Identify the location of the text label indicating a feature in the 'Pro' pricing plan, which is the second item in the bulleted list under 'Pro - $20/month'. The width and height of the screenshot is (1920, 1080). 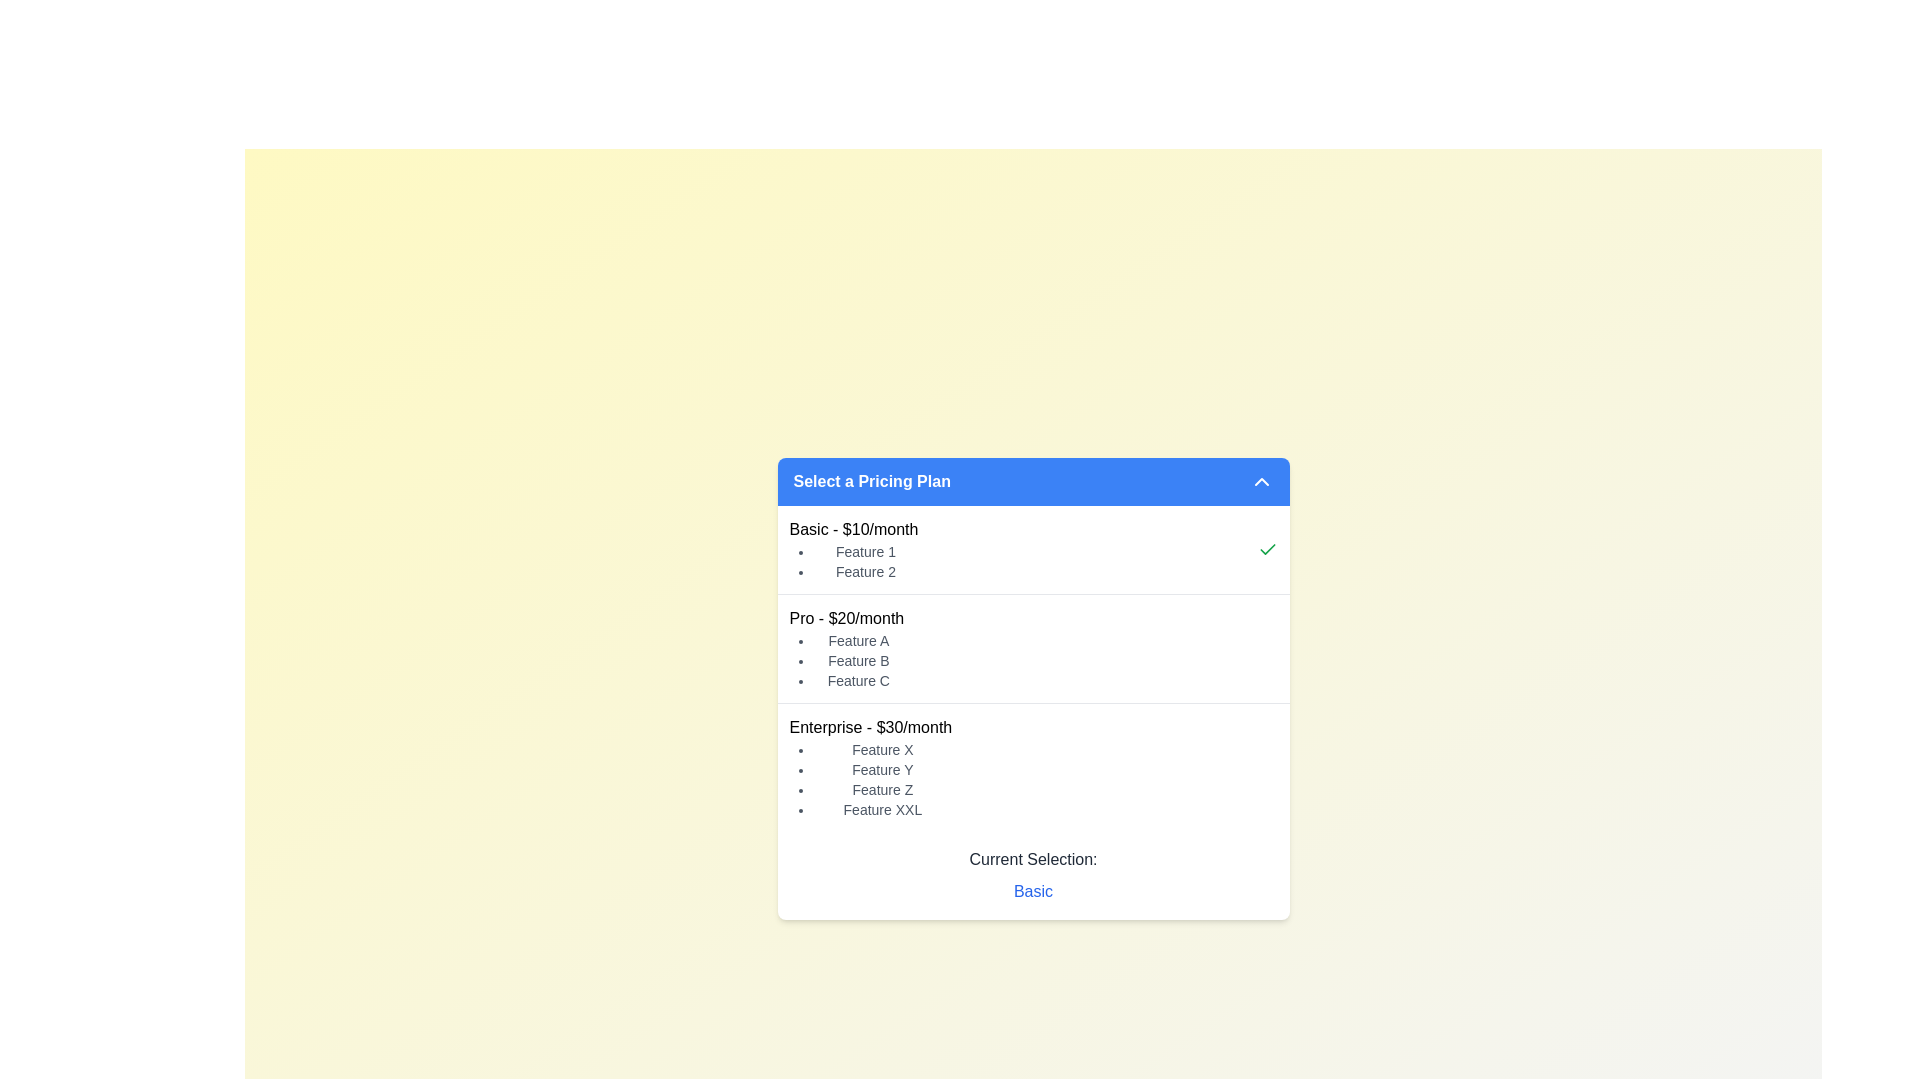
(858, 660).